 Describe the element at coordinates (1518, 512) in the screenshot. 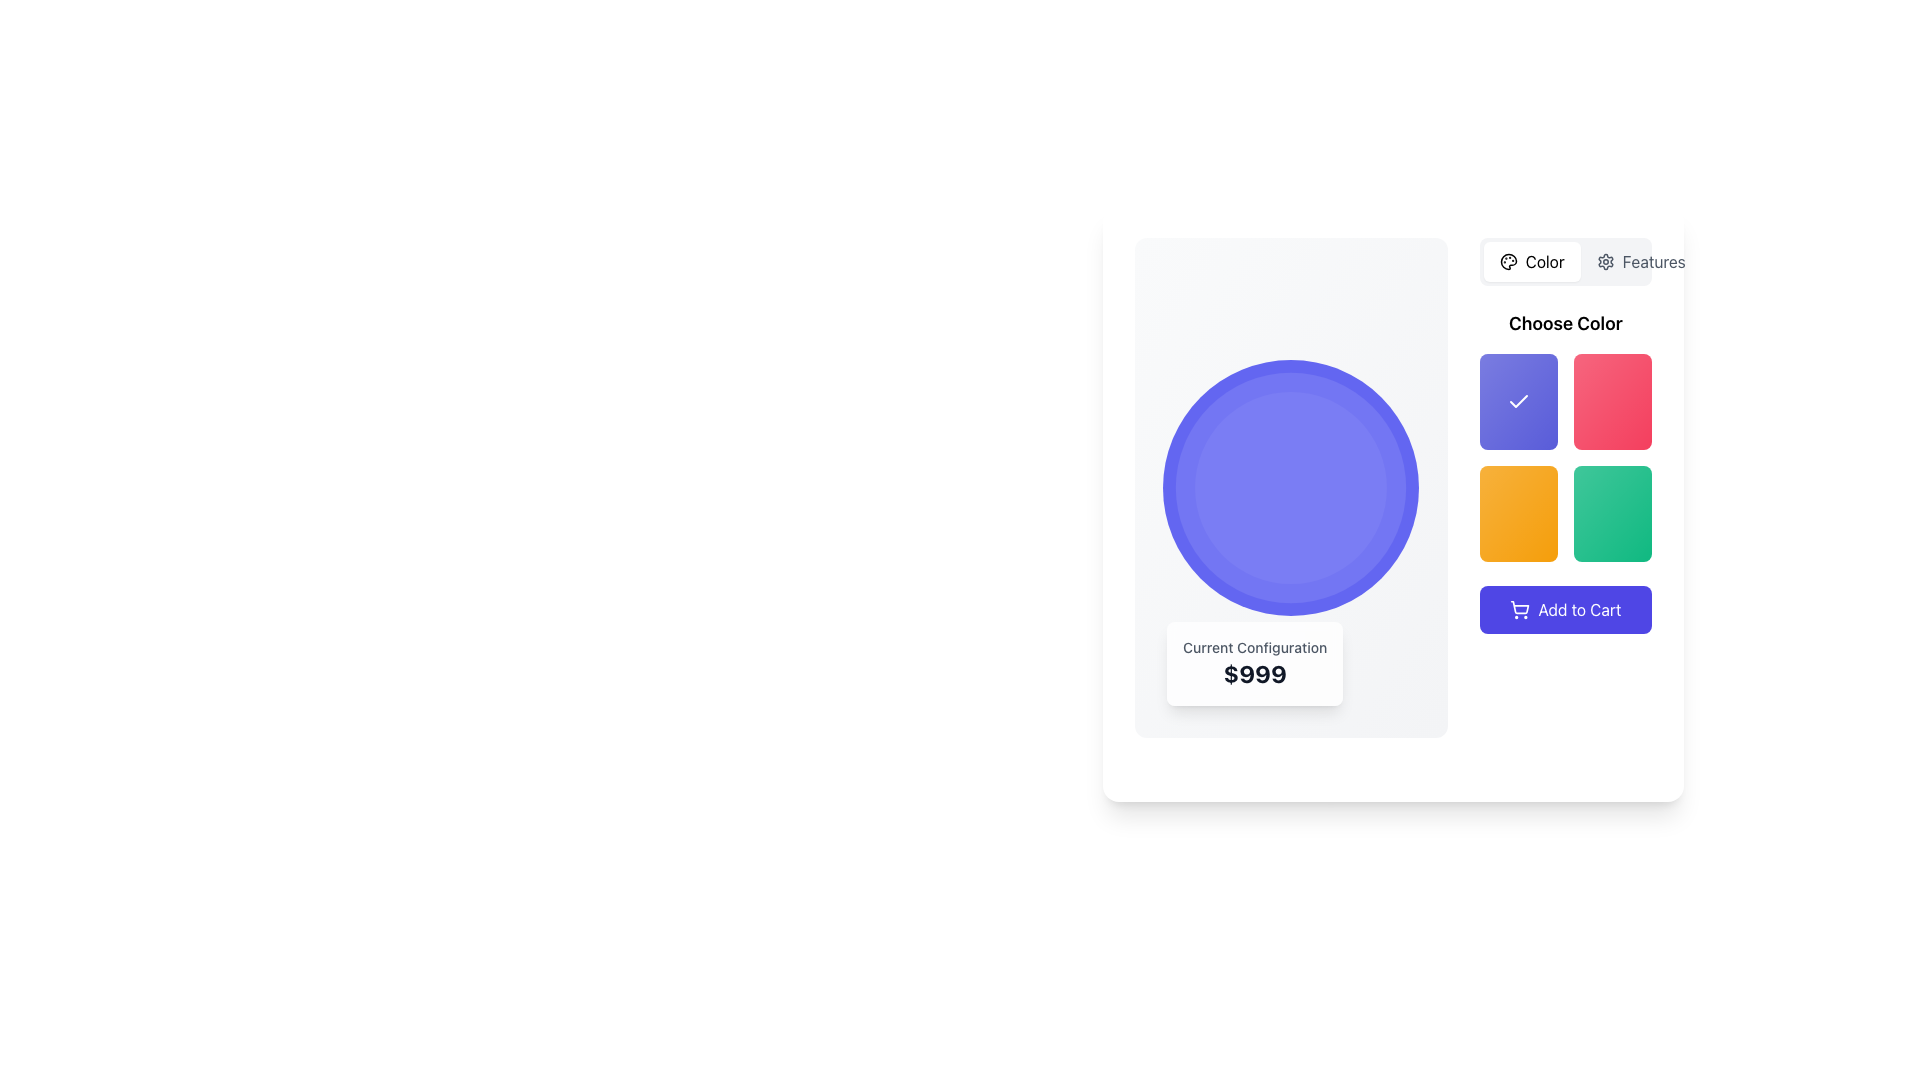

I see `the selectable button styled as a square option in the 'Choose Color' section` at that location.